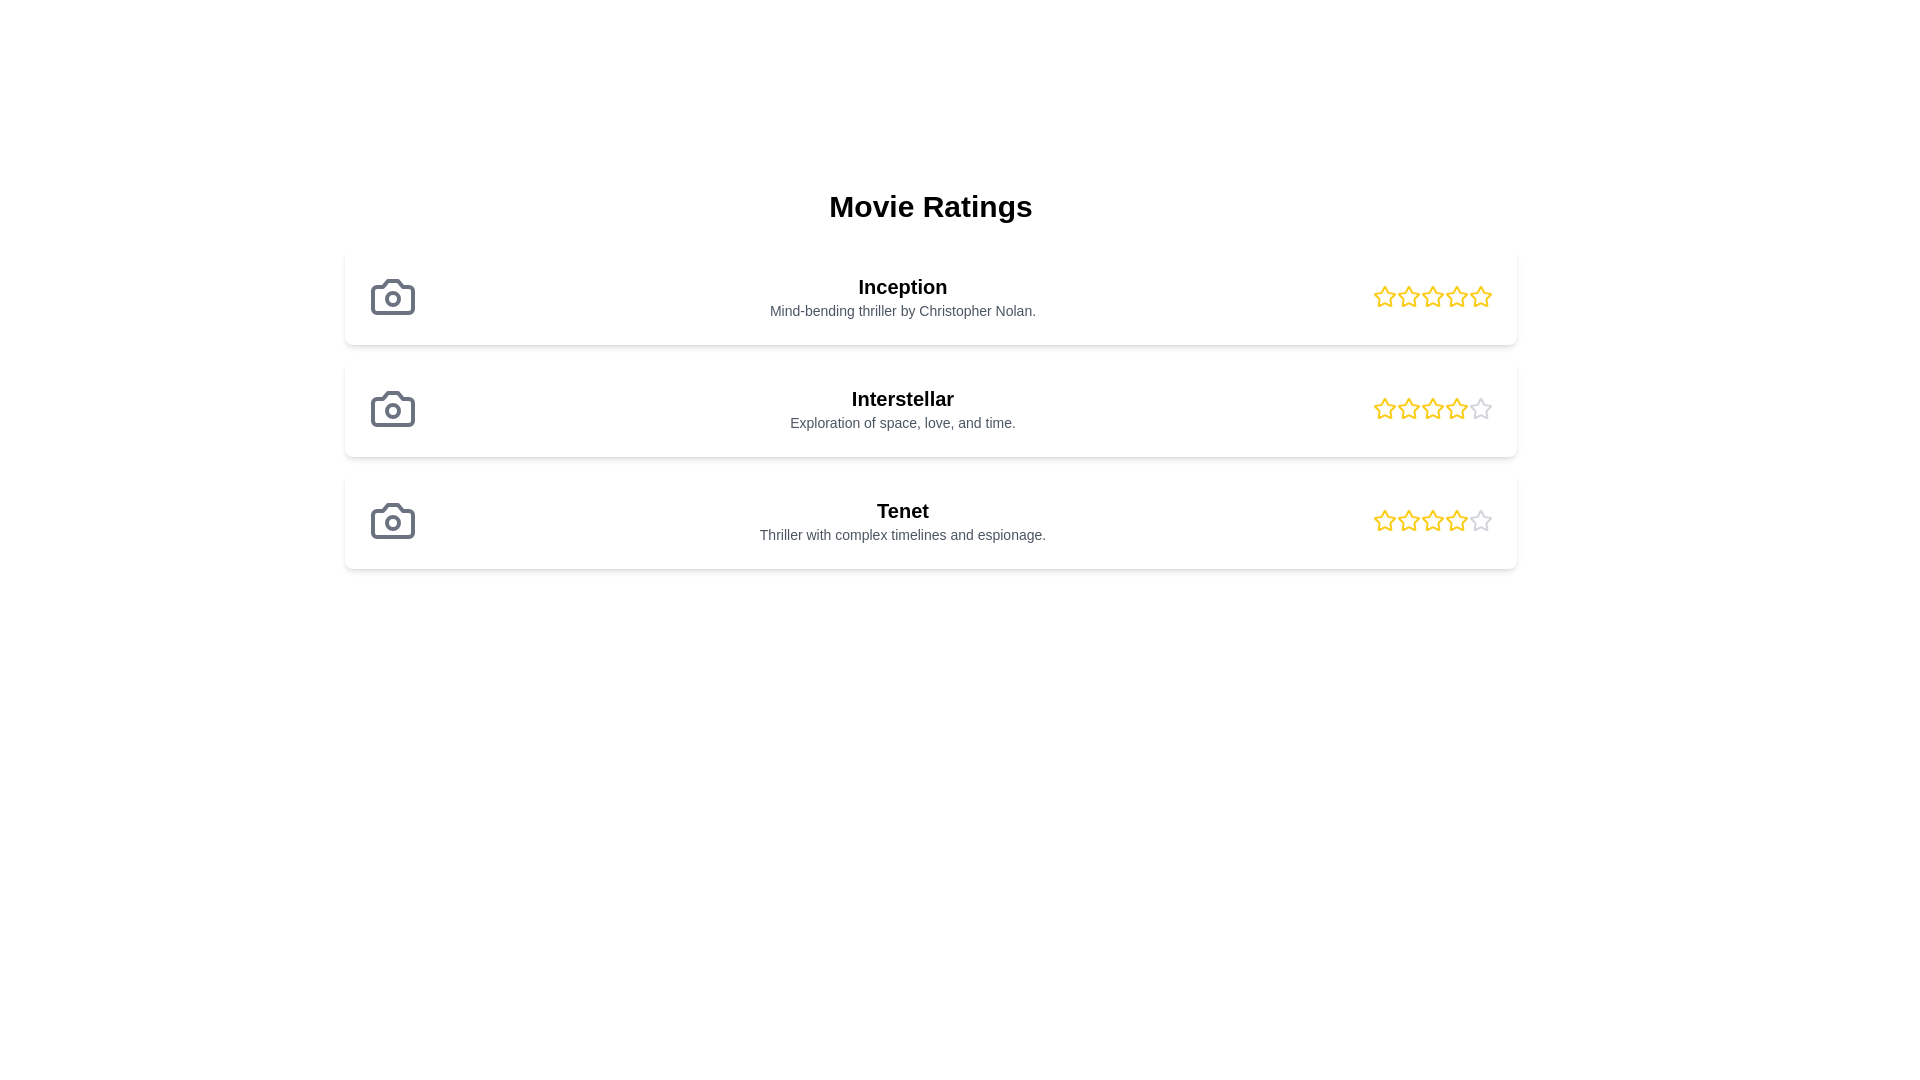 The width and height of the screenshot is (1920, 1080). Describe the element at coordinates (393, 299) in the screenshot. I see `the small circular shape within the camera icon located at the top left corner of the content layout` at that location.